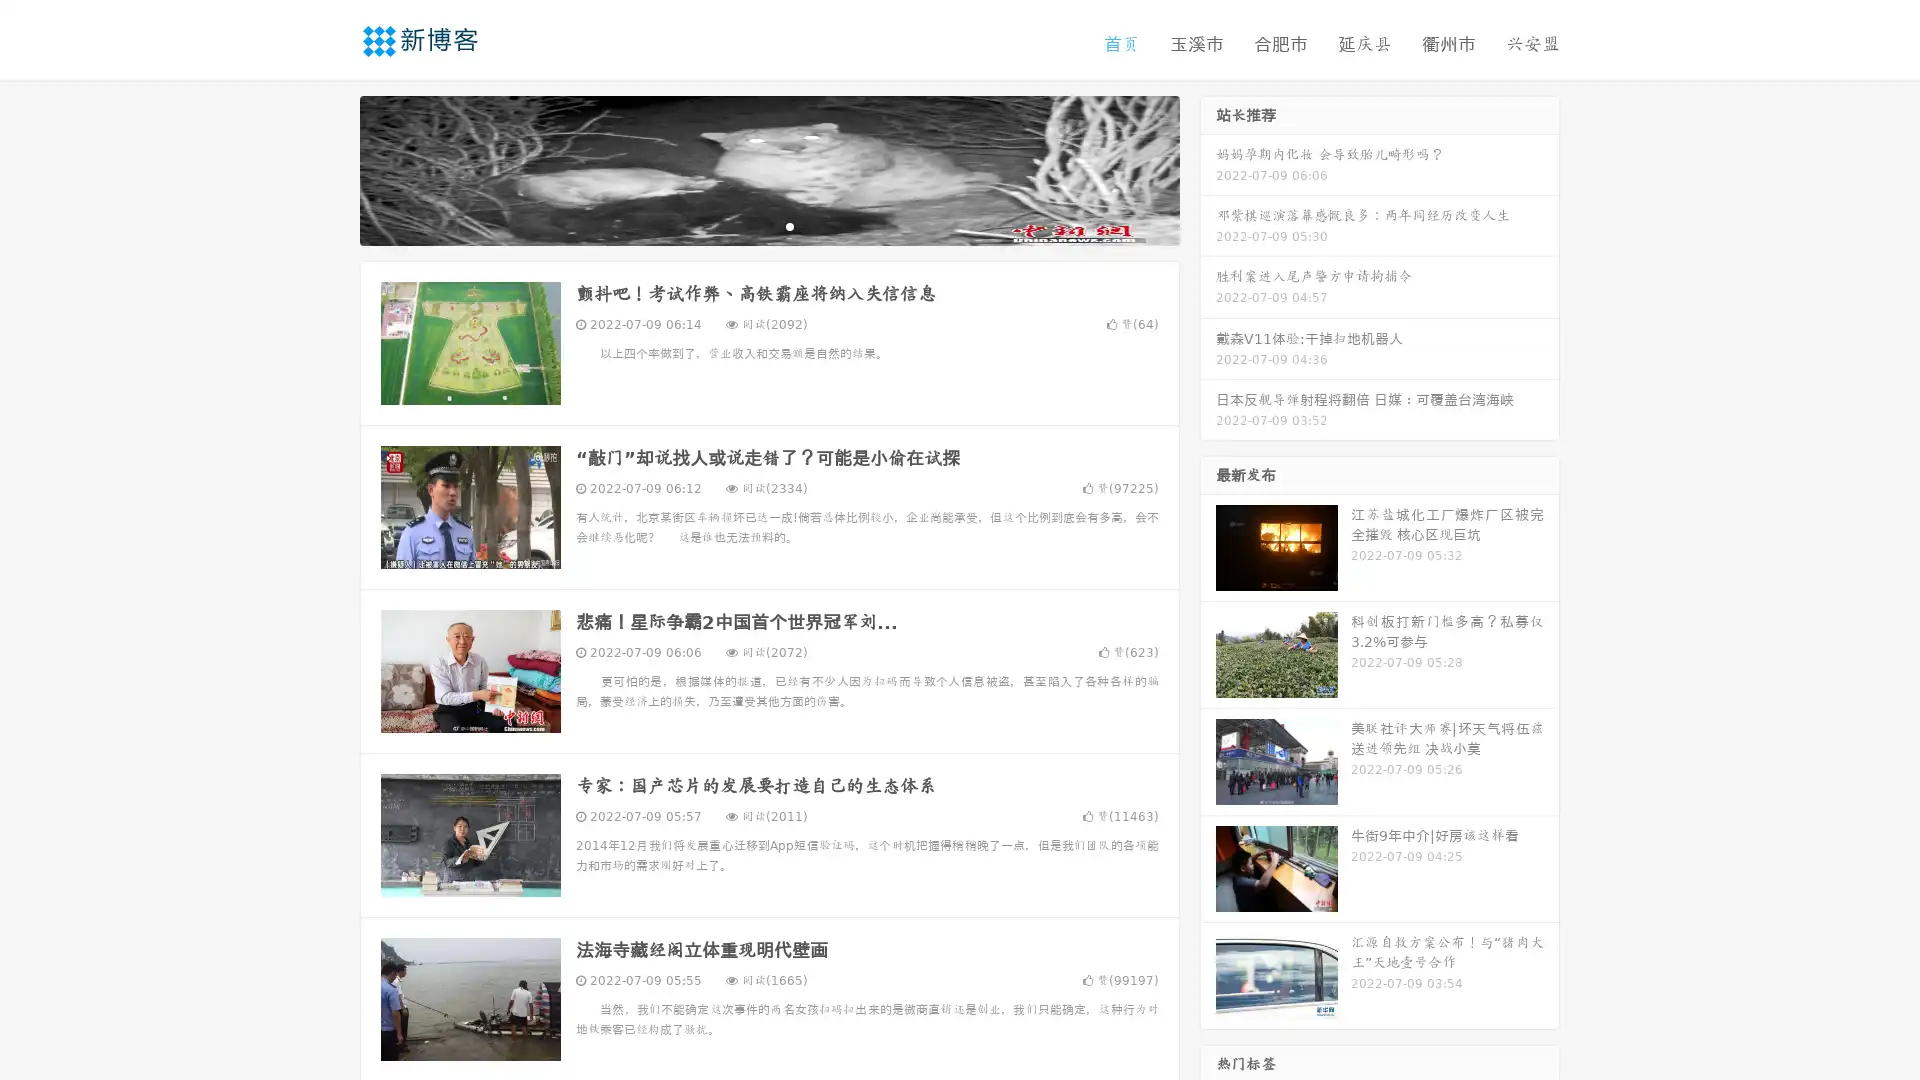 This screenshot has height=1080, width=1920. Describe the element at coordinates (768, 225) in the screenshot. I see `Go to slide 2` at that location.